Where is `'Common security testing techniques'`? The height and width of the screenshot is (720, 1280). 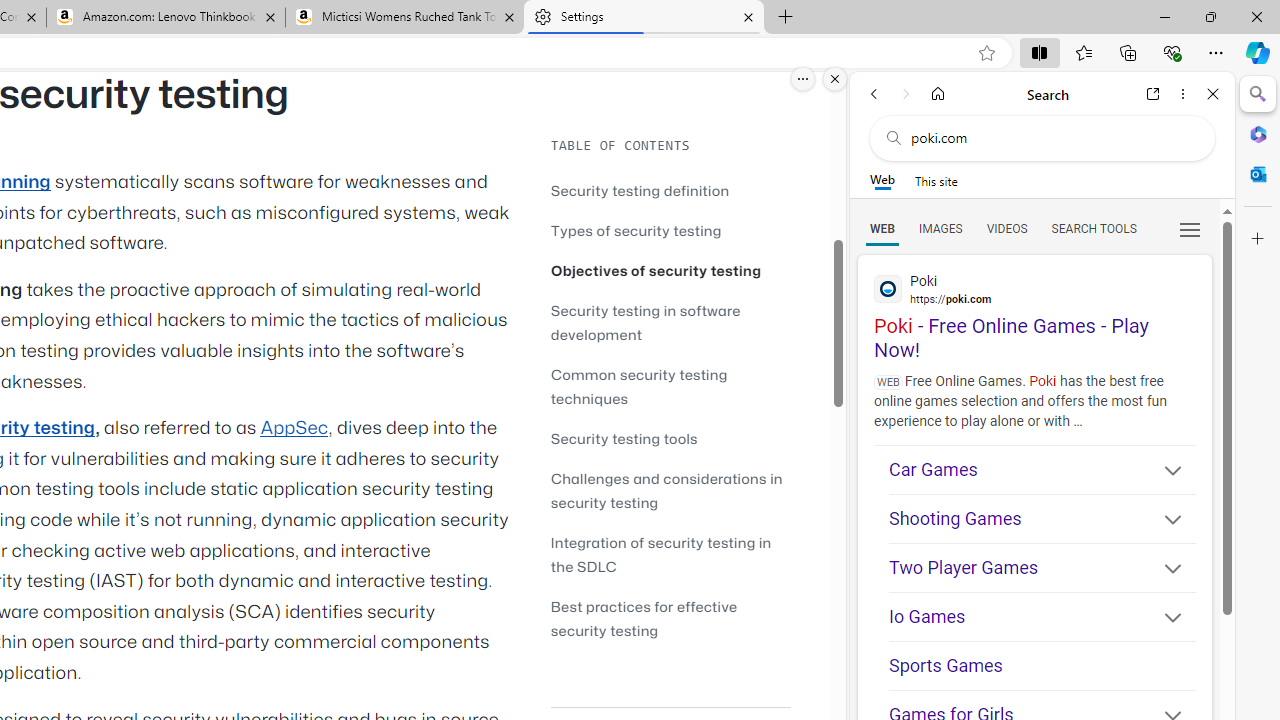 'Common security testing techniques' is located at coordinates (670, 386).